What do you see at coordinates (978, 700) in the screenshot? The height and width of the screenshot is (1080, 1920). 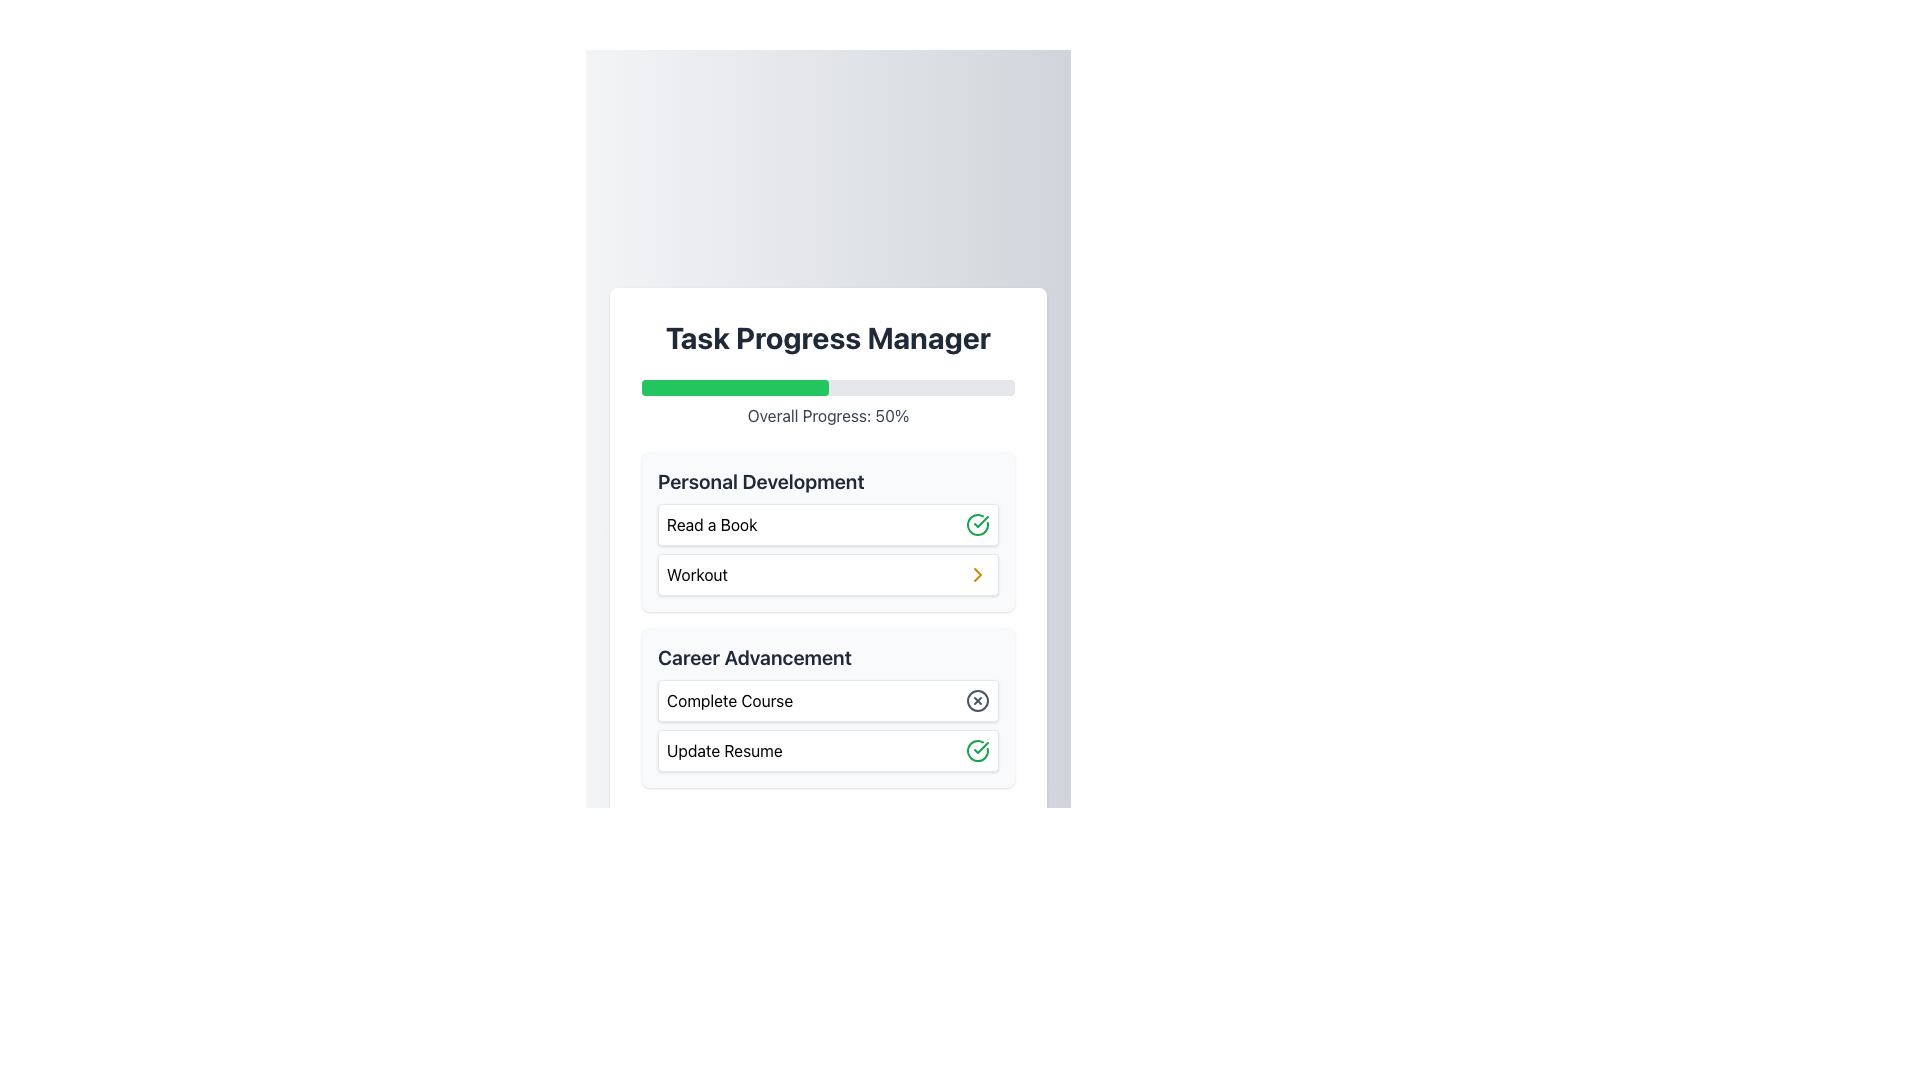 I see `the delete icon located to the right of the 'Complete Course' text in the 'Career Advancement' section` at bounding box center [978, 700].